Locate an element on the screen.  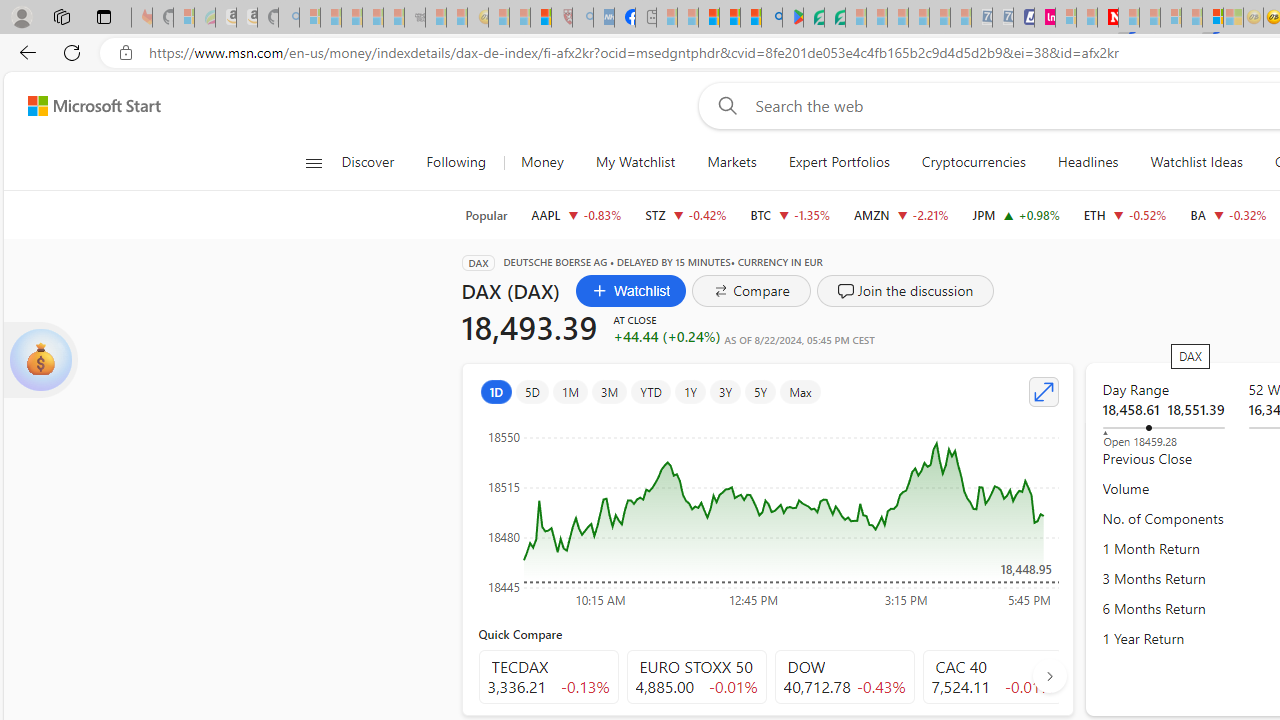
'Watchlist Ideas' is located at coordinates (1196, 162).